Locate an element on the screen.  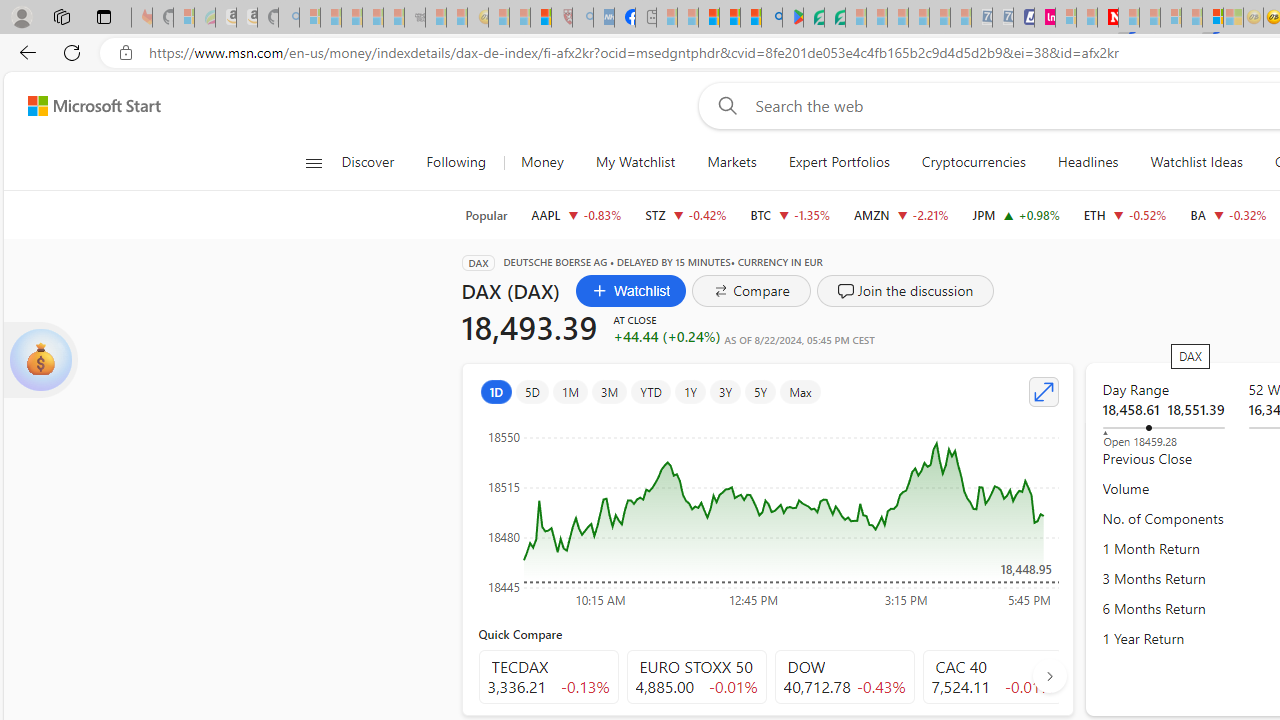
'Watchlist Ideas' is located at coordinates (1196, 162).